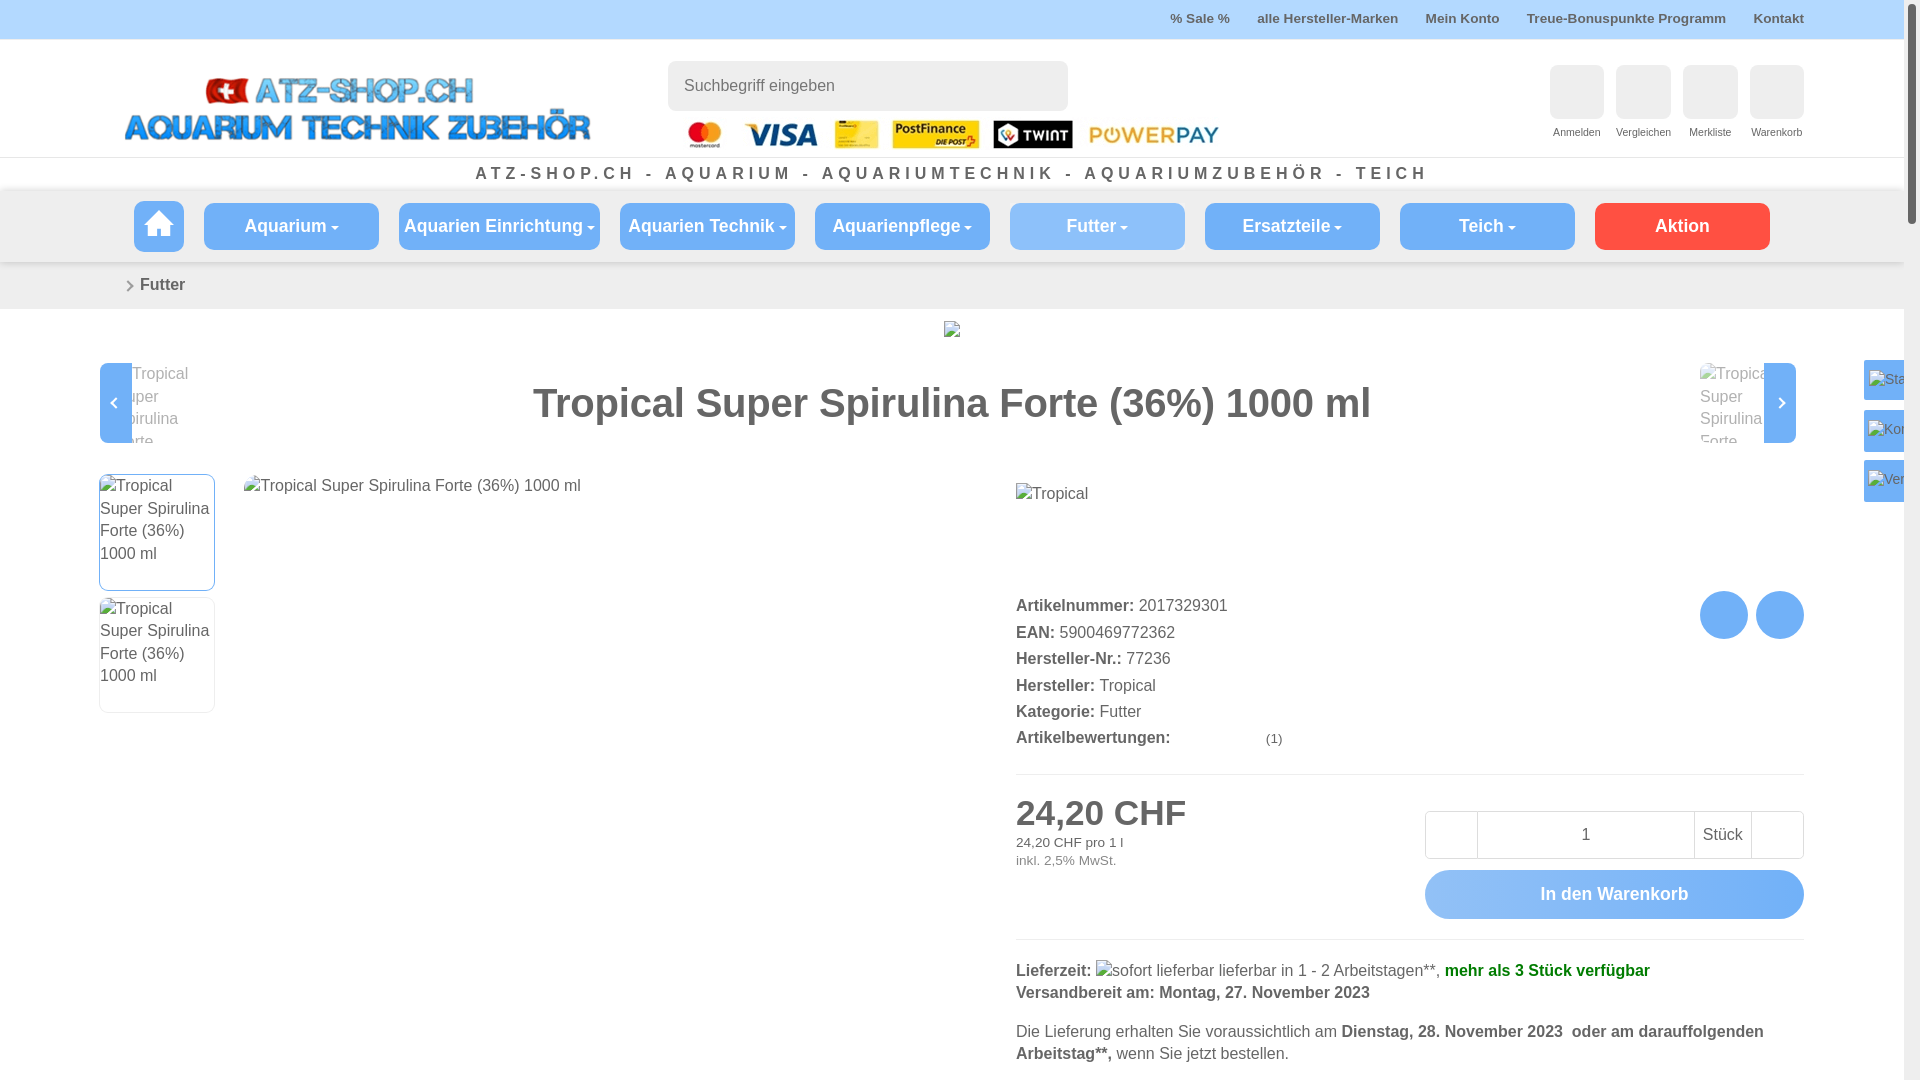  I want to click on 'Warenkorb', so click(1776, 92).